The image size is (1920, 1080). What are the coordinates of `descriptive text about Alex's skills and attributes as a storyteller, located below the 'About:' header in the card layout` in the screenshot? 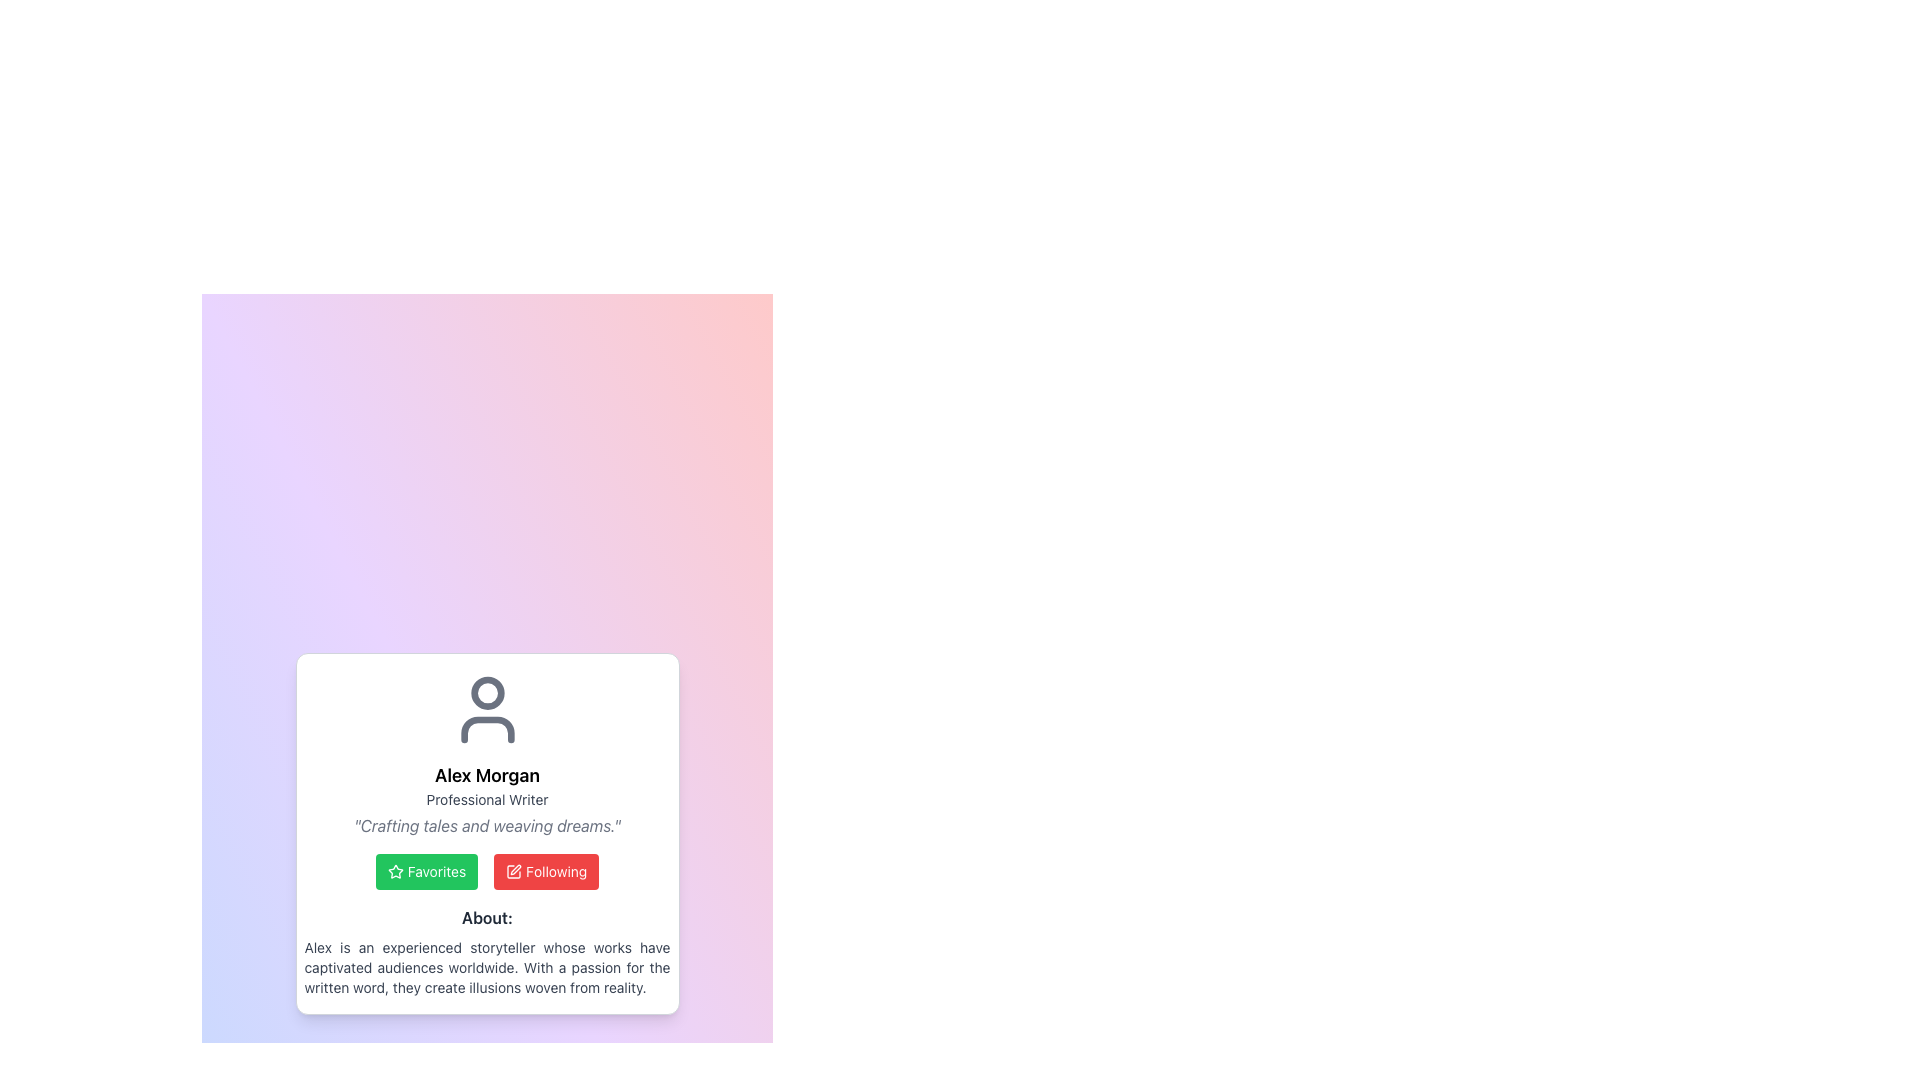 It's located at (487, 967).